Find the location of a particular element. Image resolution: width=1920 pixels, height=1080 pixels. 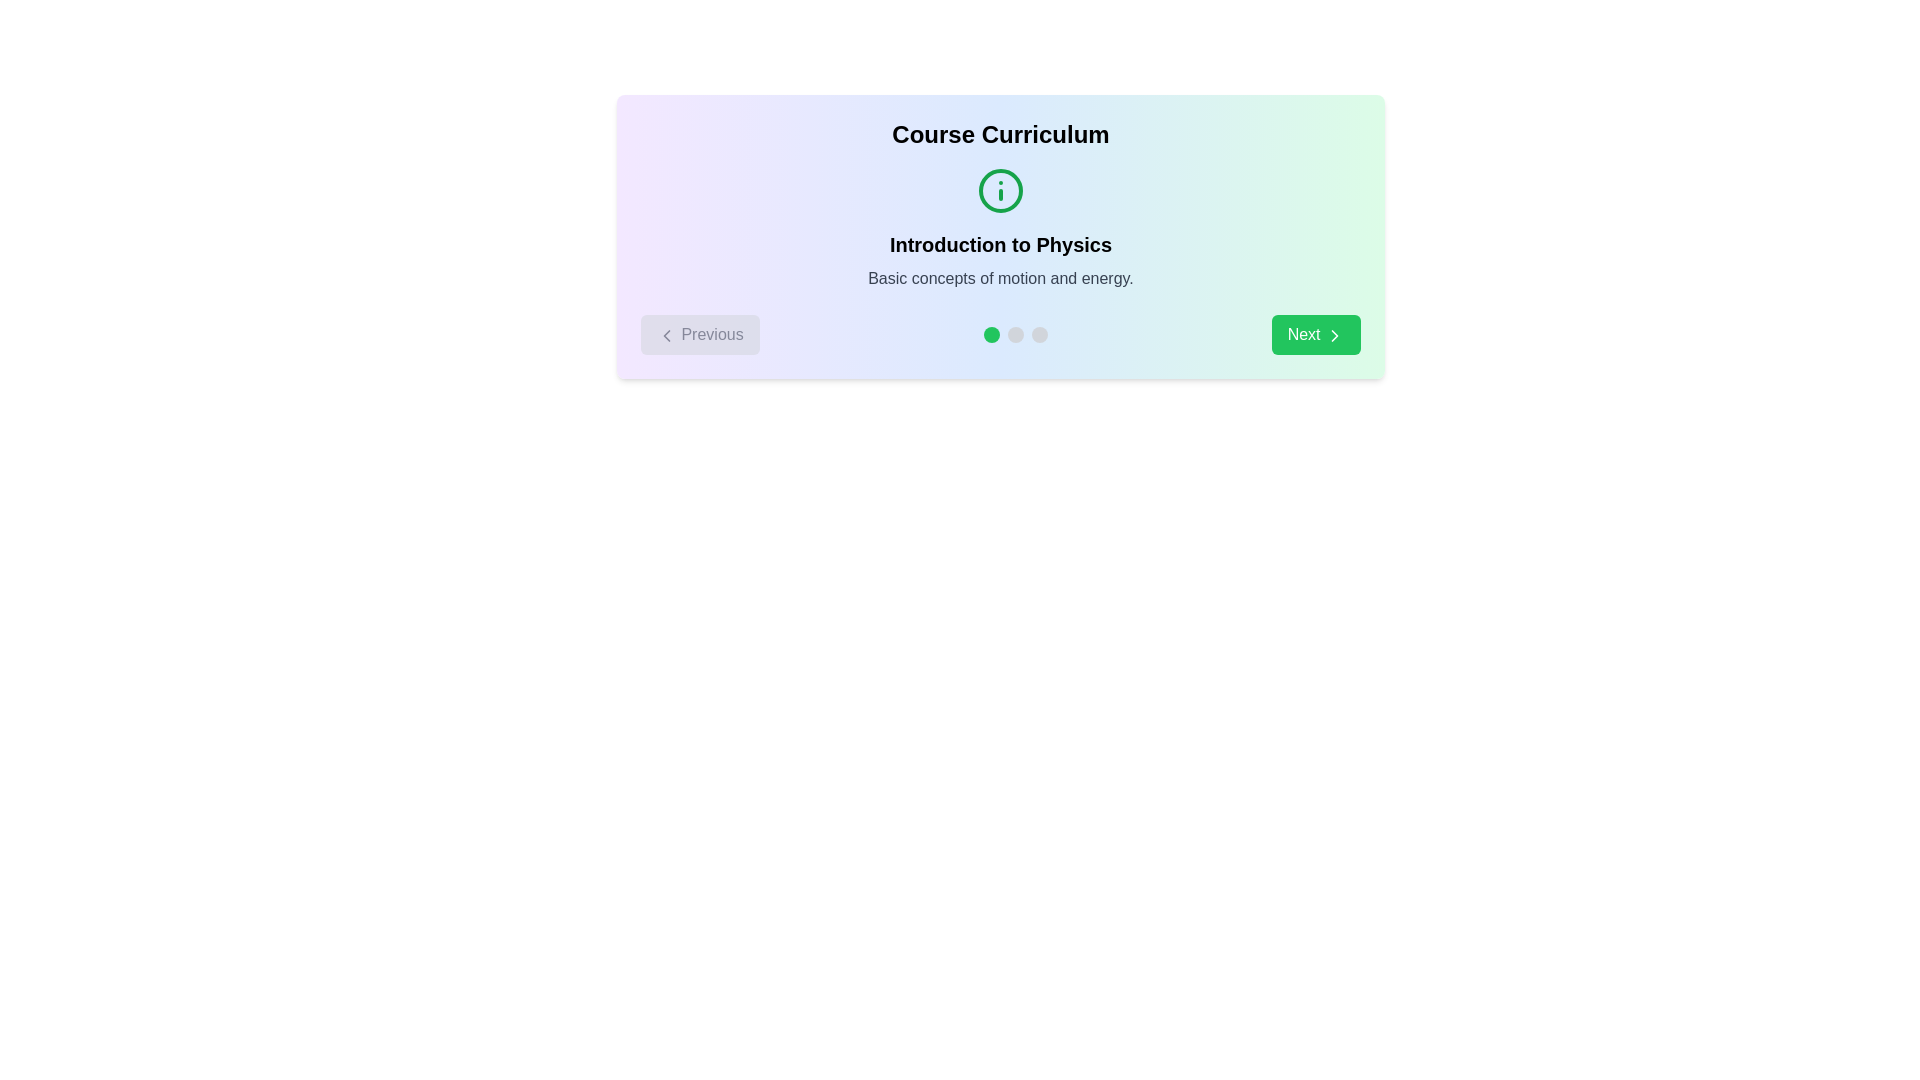

the information icon located above the 'Introduction to Physics' title is located at coordinates (1001, 191).